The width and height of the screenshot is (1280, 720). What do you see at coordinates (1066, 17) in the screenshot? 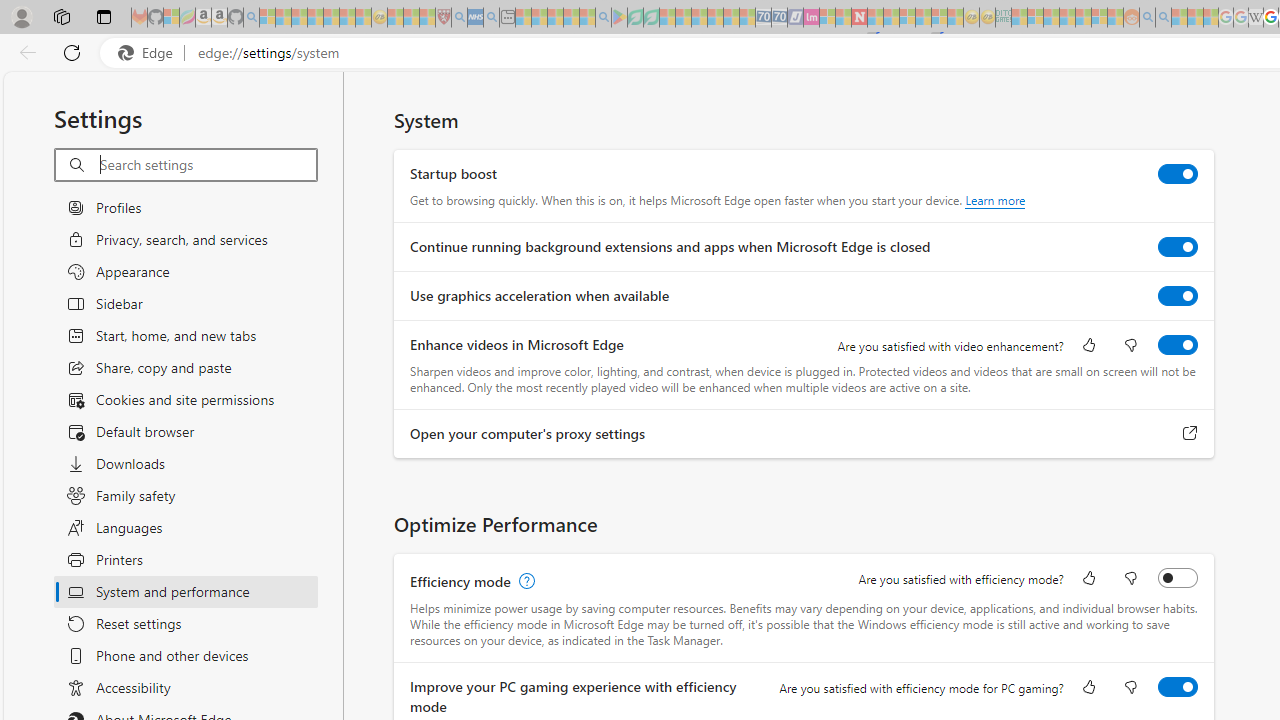
I see `'Expert Portfolios - Sleeping'` at bounding box center [1066, 17].